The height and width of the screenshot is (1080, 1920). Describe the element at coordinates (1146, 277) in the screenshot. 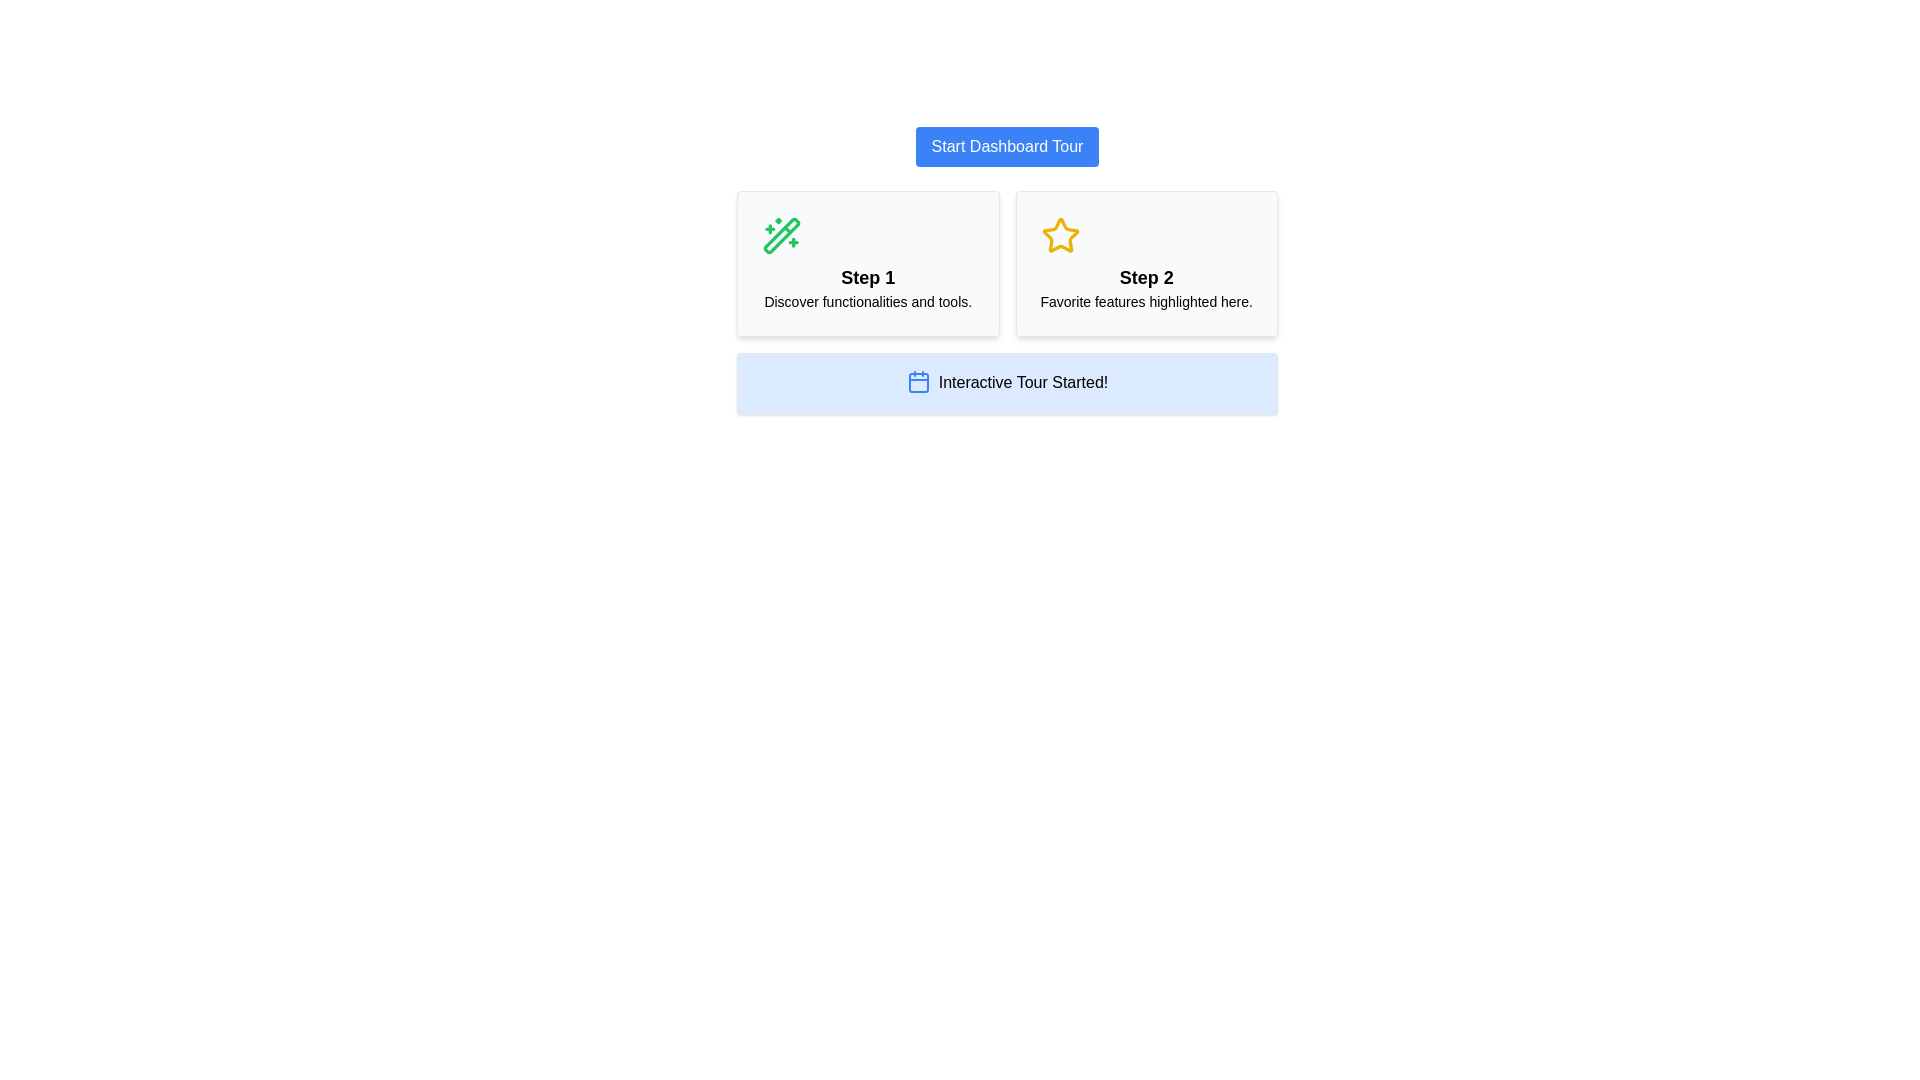

I see `the 'Step 2' text label, which is styled with a bold, large font and located in the center of the right card component` at that location.